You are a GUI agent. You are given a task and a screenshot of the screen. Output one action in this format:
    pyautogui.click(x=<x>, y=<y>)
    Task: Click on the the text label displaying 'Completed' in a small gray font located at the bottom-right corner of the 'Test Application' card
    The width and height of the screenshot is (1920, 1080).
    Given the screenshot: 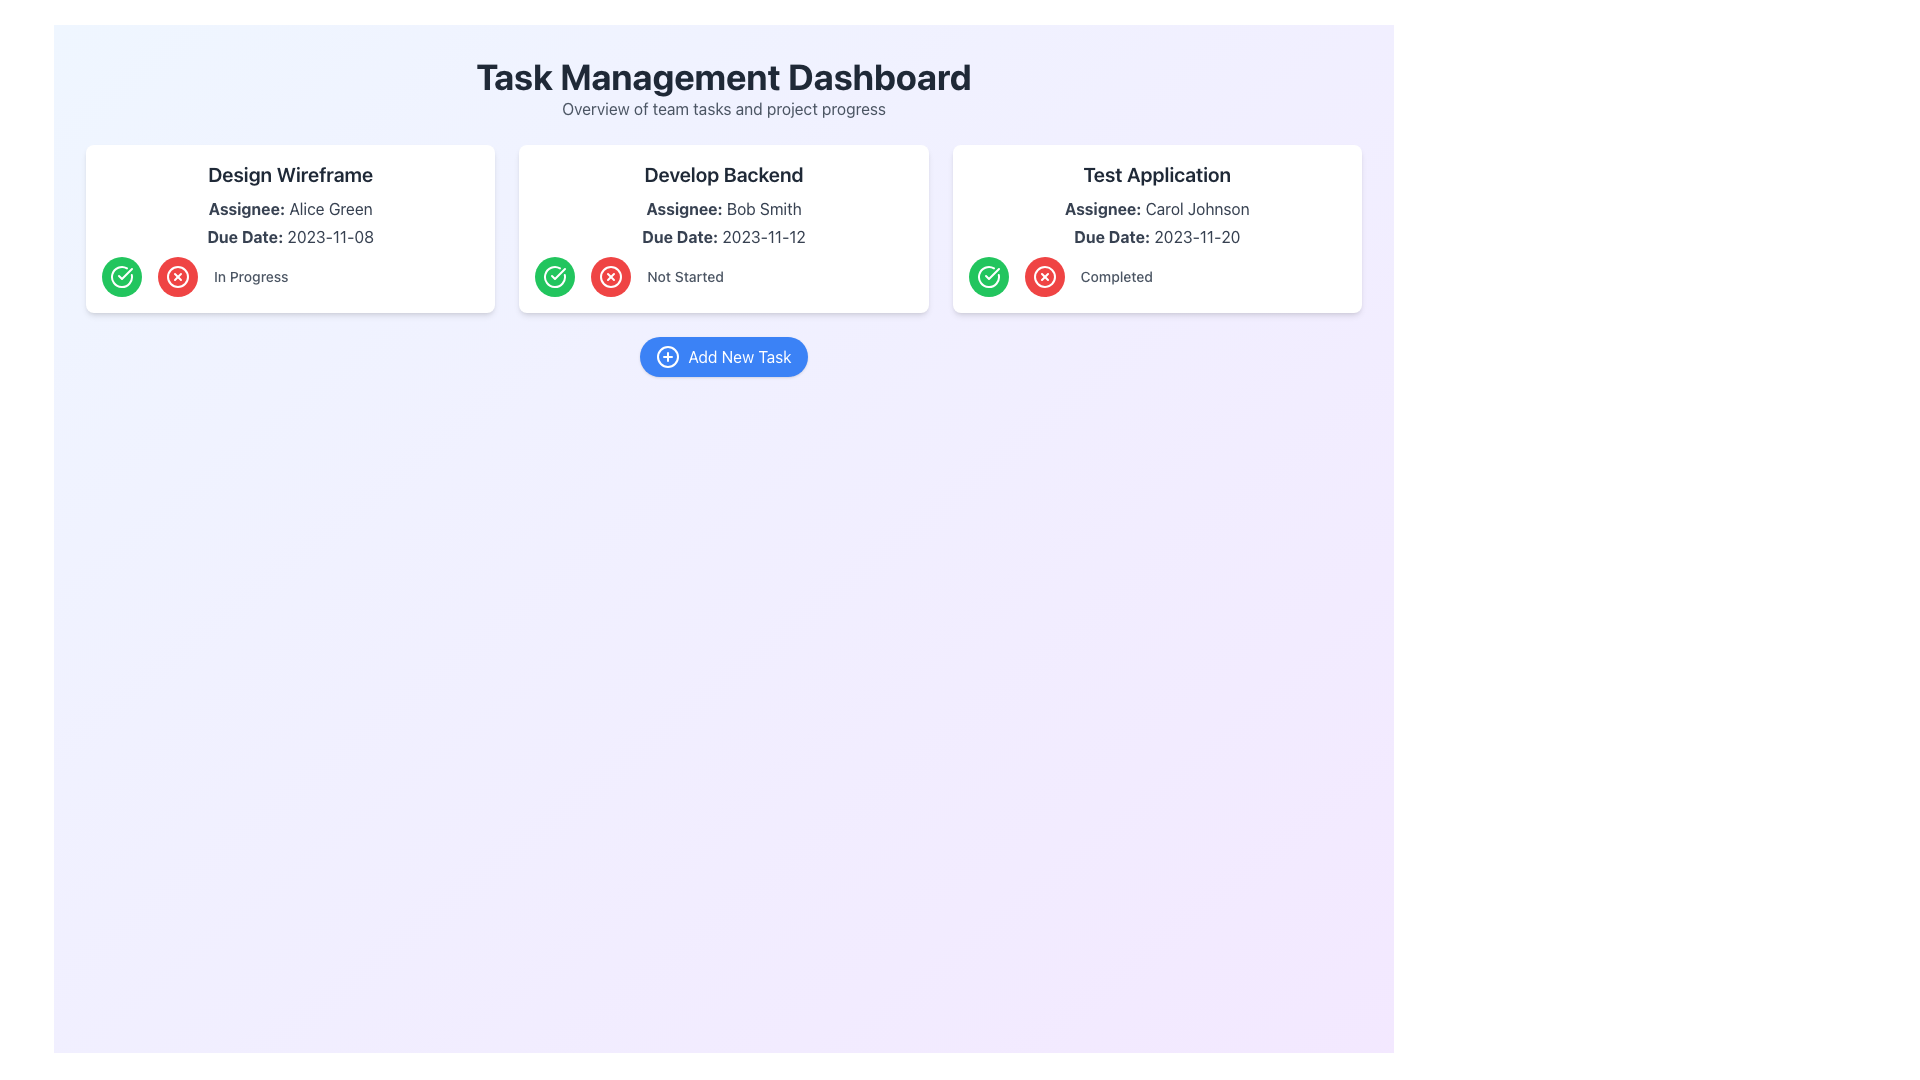 What is the action you would take?
    pyautogui.click(x=1115, y=277)
    